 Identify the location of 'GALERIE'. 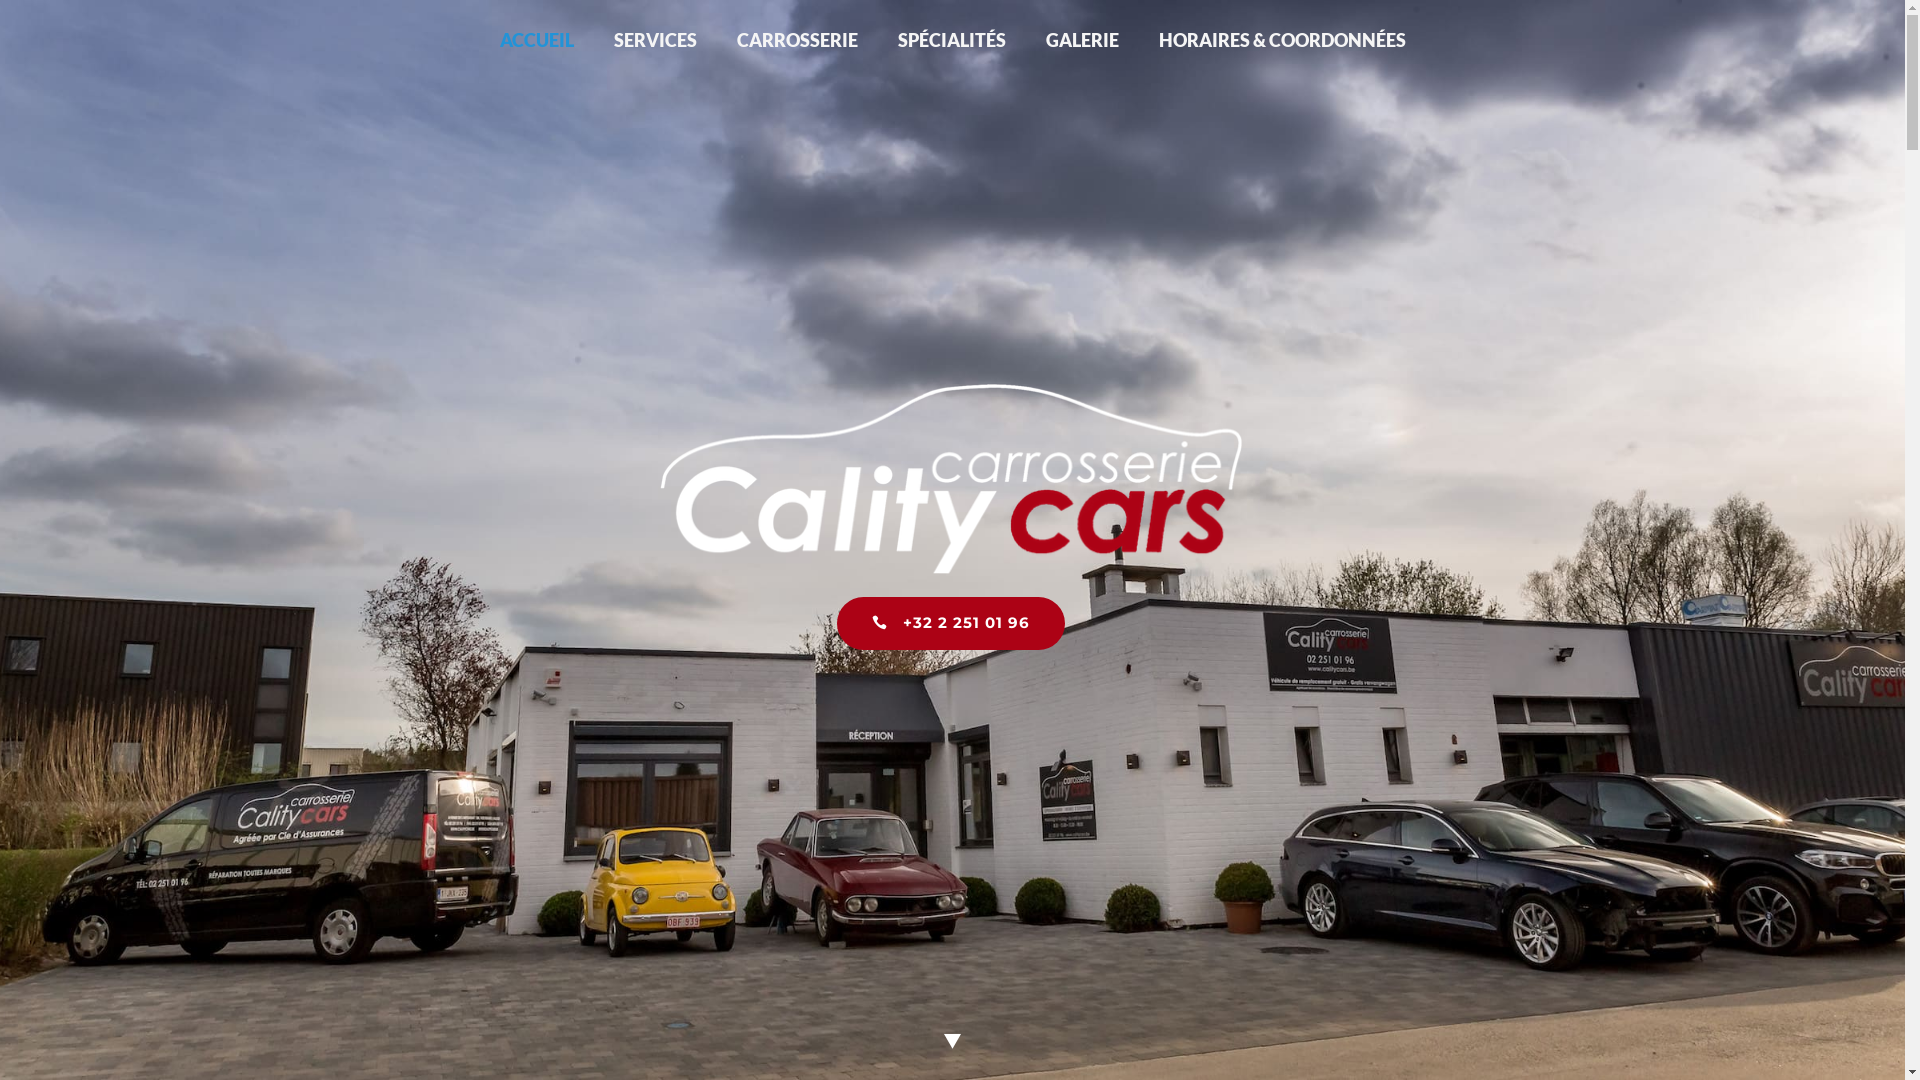
(1081, 39).